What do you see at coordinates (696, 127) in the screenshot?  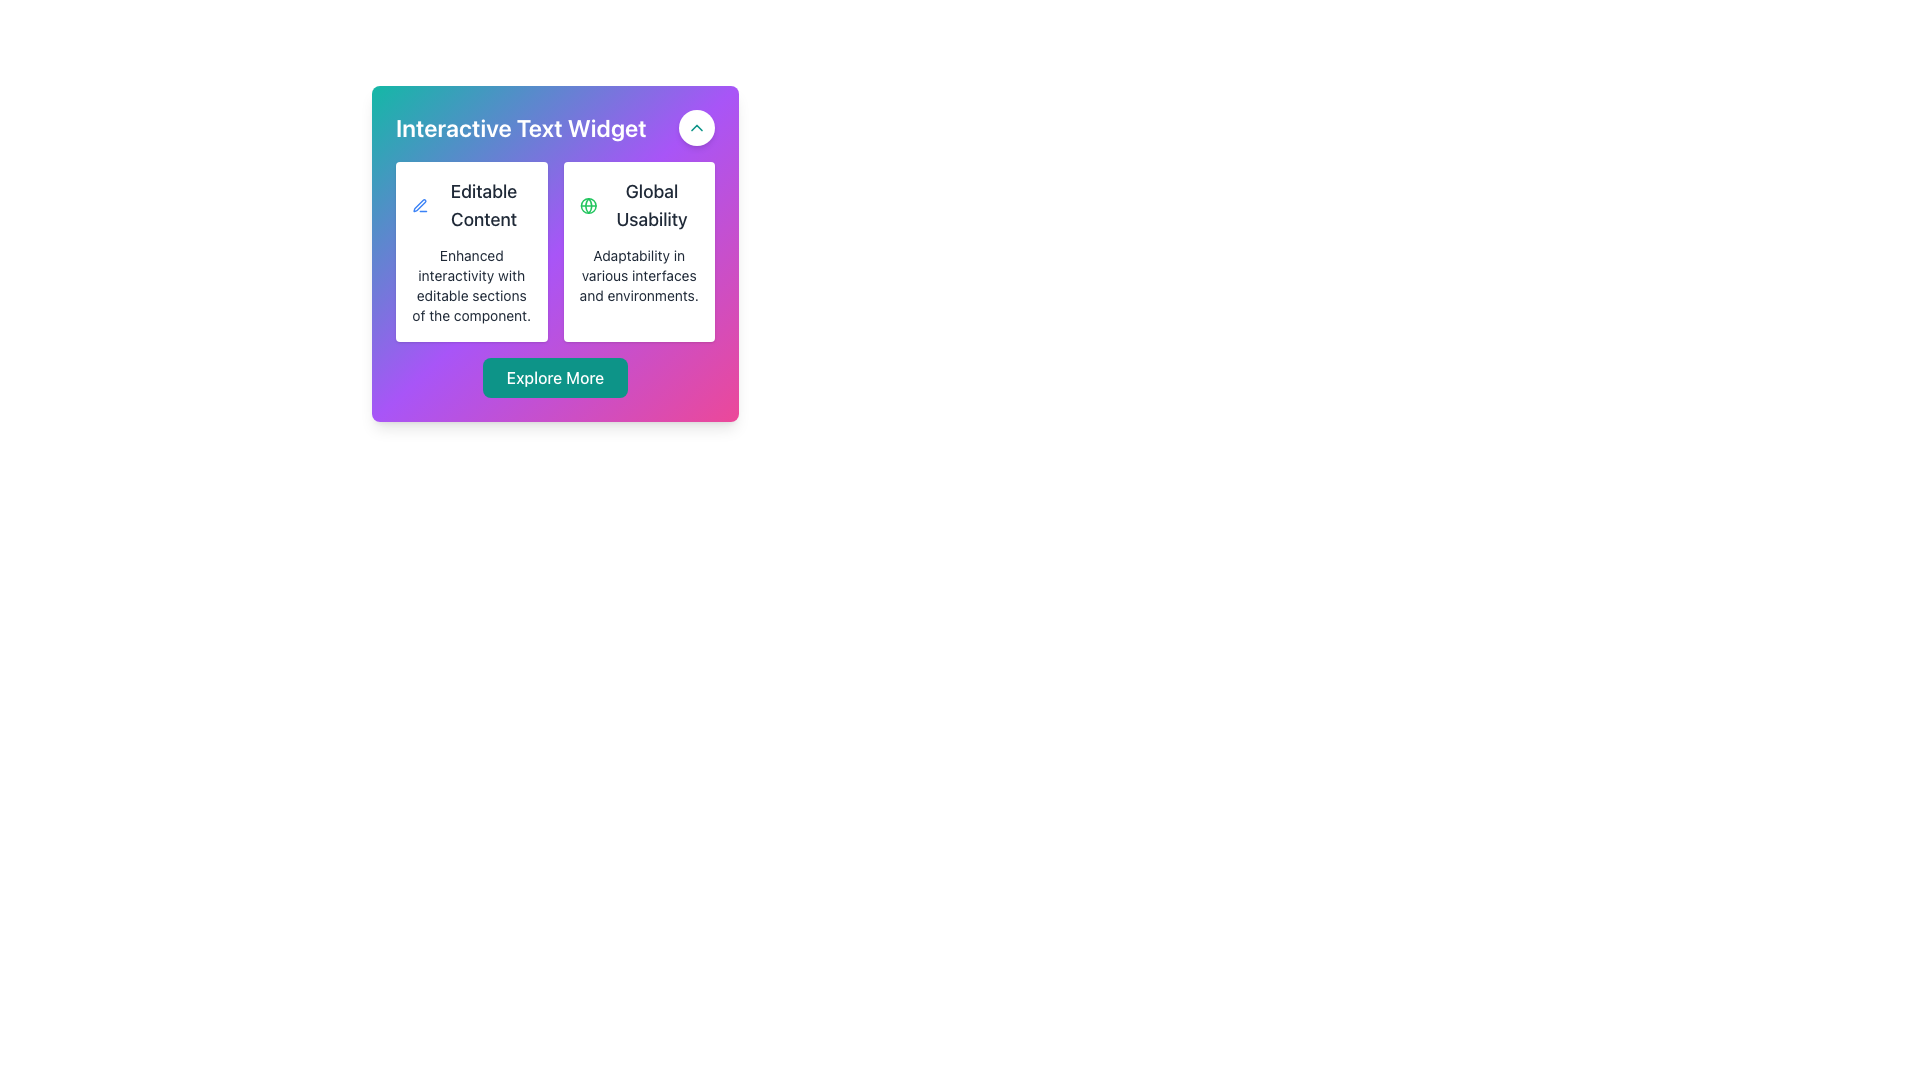 I see `the upward navigation icon located inside the circular button at the top-right corner of the 'Interactive Text Widget' card component` at bounding box center [696, 127].